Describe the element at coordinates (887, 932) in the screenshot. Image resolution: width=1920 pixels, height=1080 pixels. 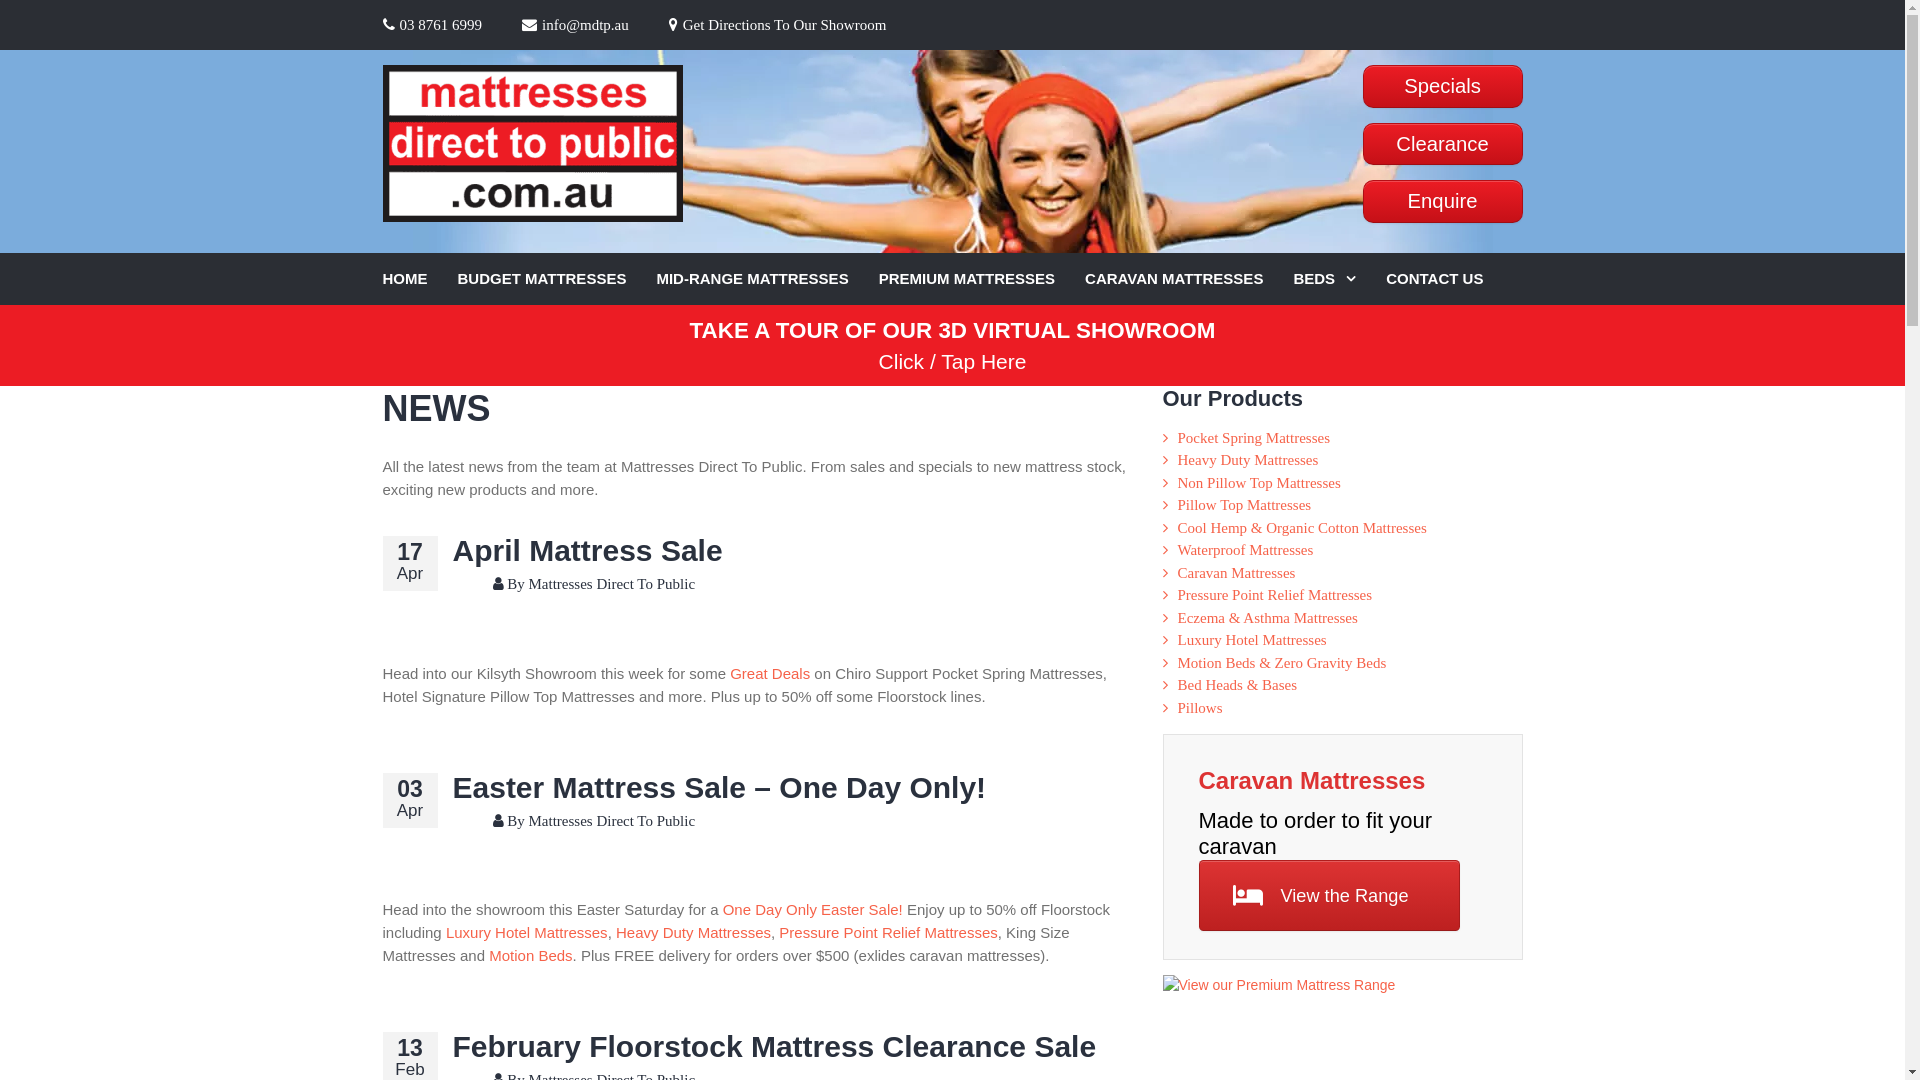
I see `'Pressure Point Relief Mattresses'` at that location.